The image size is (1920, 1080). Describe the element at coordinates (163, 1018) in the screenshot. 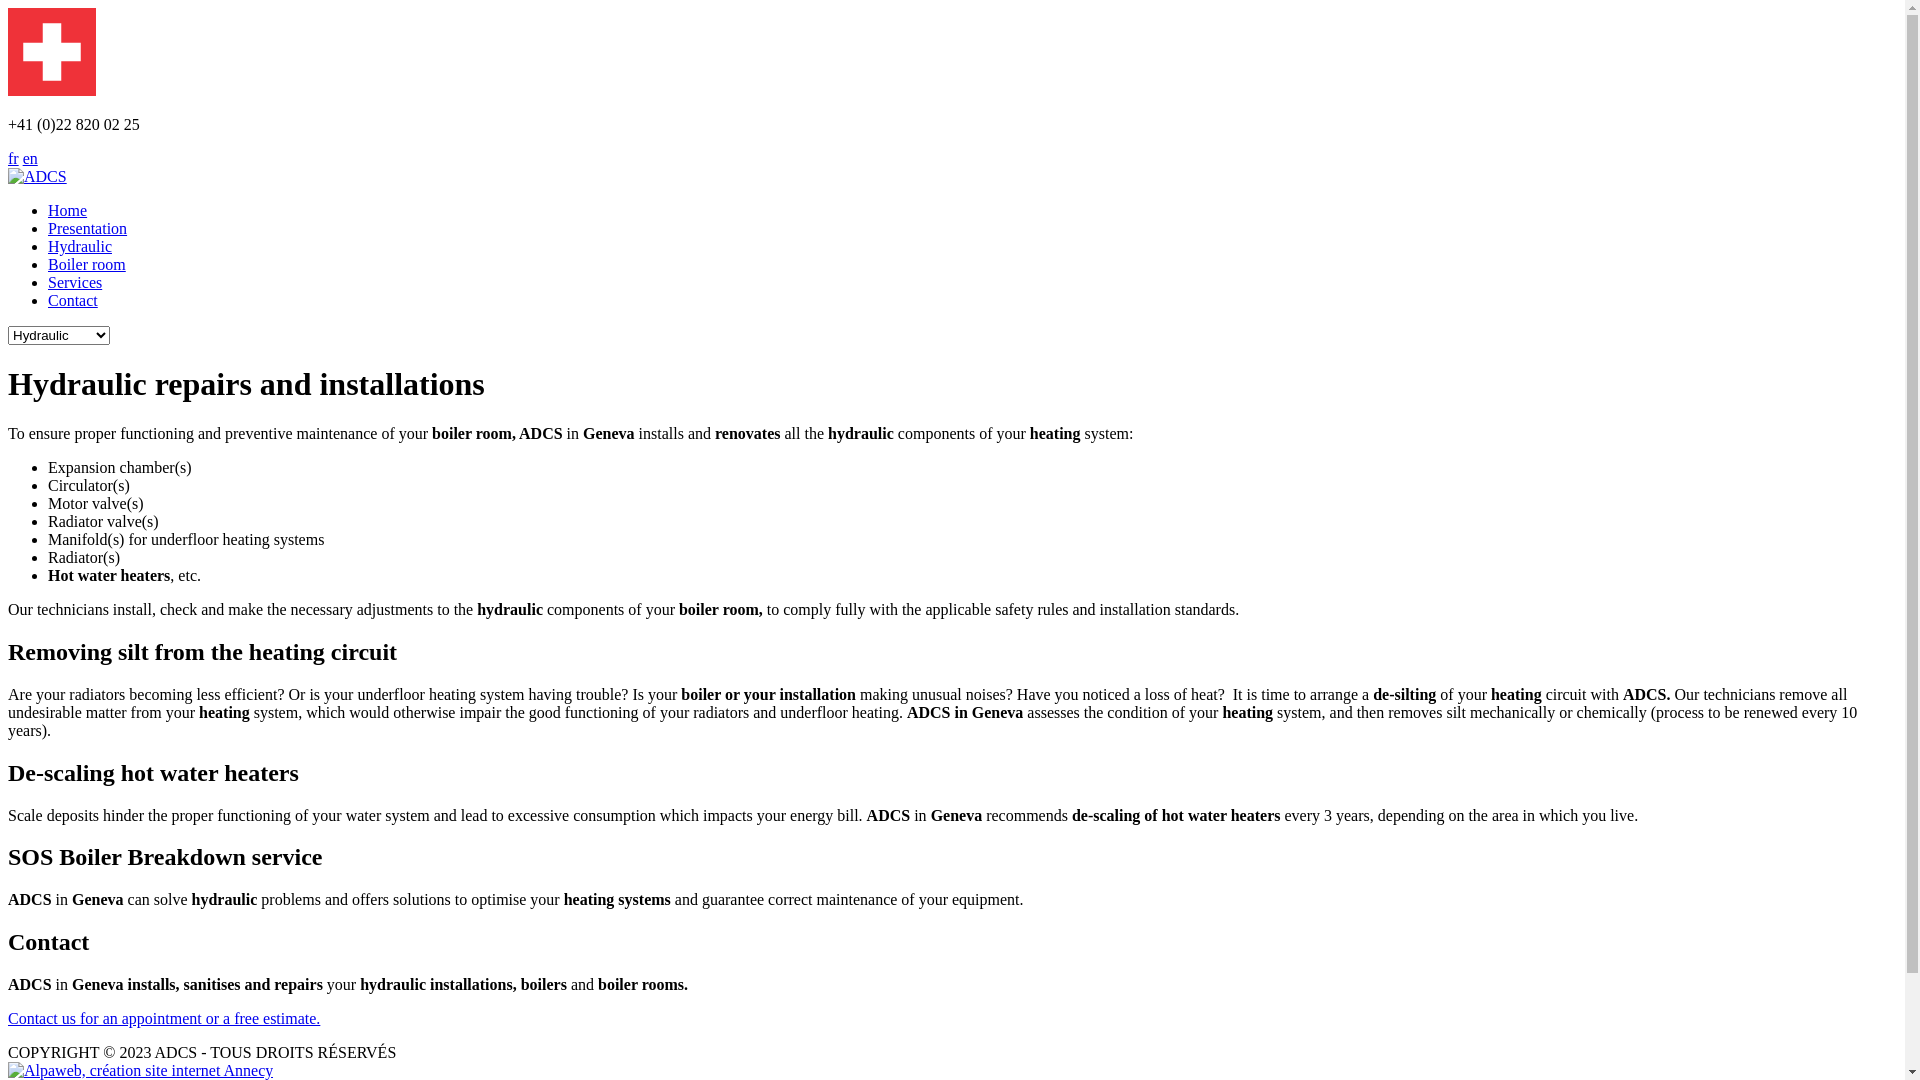

I see `'Contact us for an appointment or a free estimate.'` at that location.